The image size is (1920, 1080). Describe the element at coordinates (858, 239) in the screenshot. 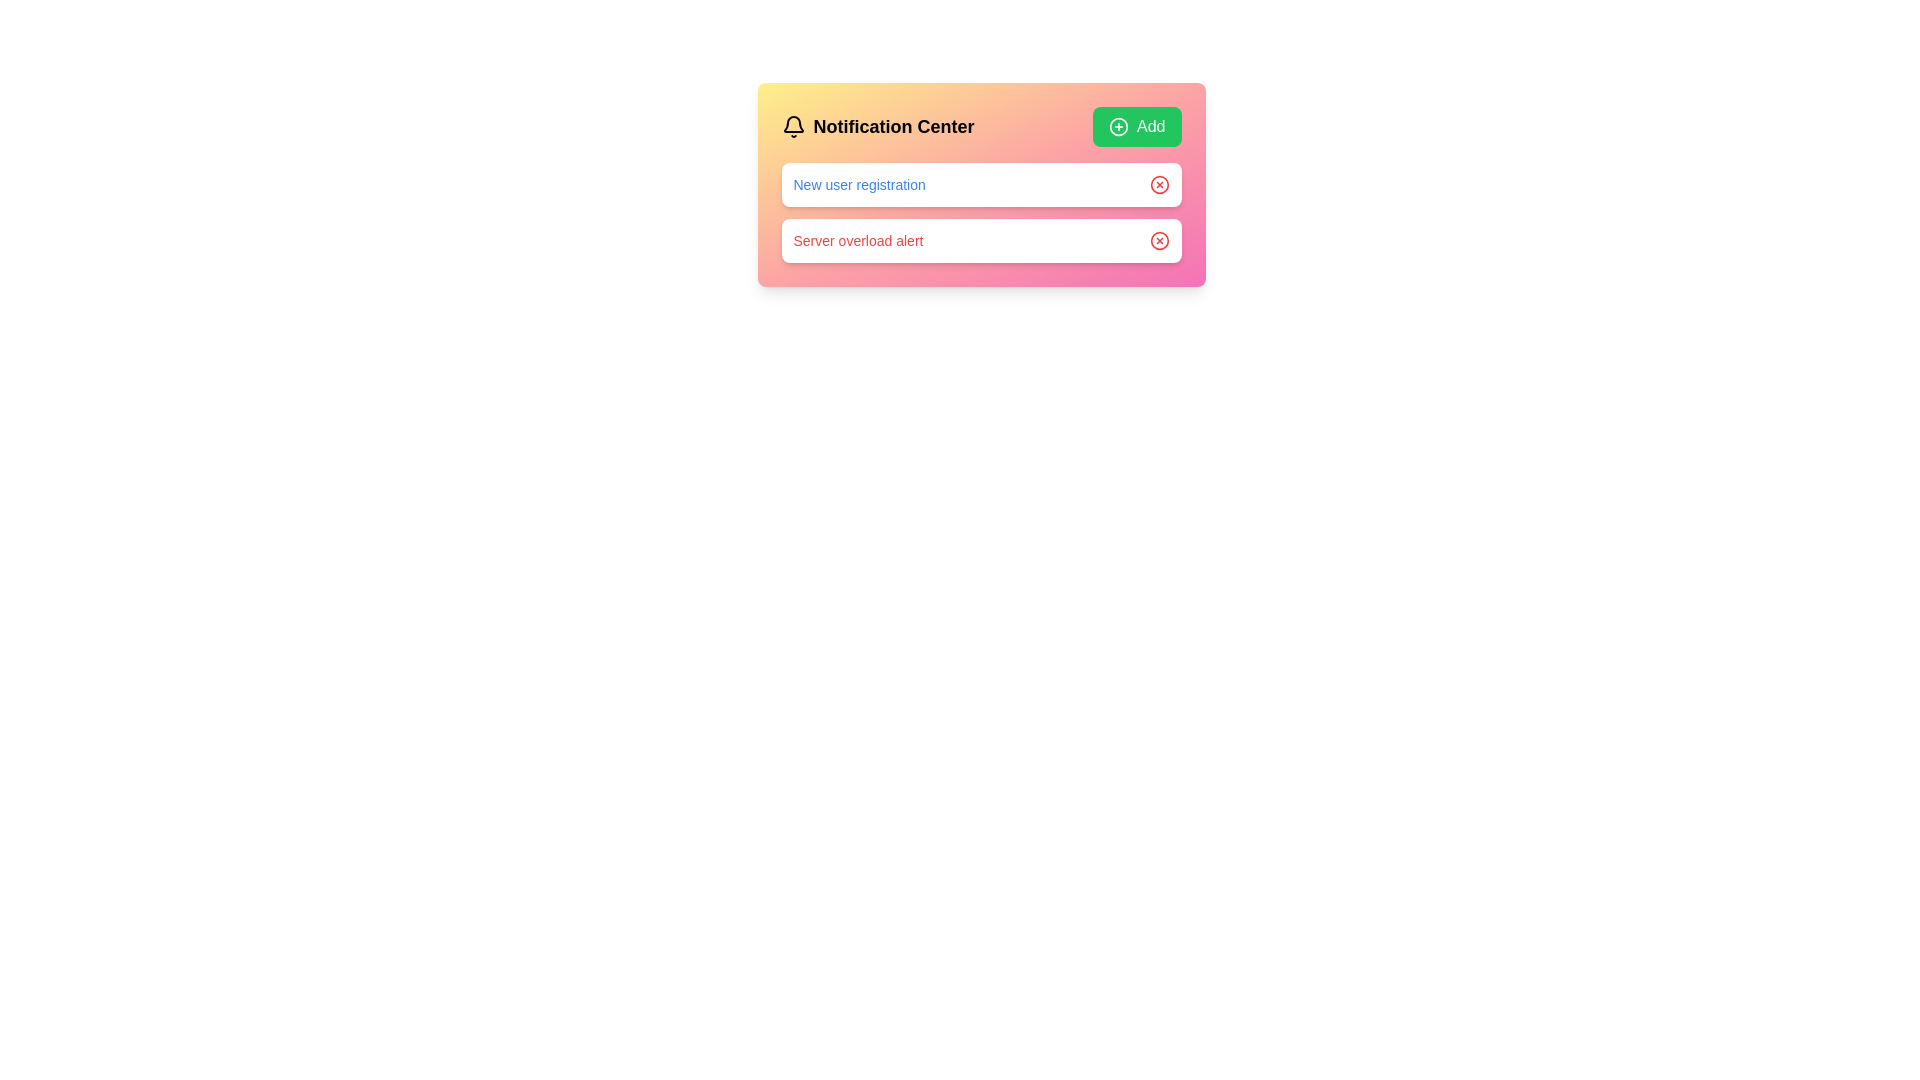

I see `the static text label displaying 'Server overload alert', which is styled in a medium-weight red font and located in the notification card, below the 'New user registration' label` at that location.